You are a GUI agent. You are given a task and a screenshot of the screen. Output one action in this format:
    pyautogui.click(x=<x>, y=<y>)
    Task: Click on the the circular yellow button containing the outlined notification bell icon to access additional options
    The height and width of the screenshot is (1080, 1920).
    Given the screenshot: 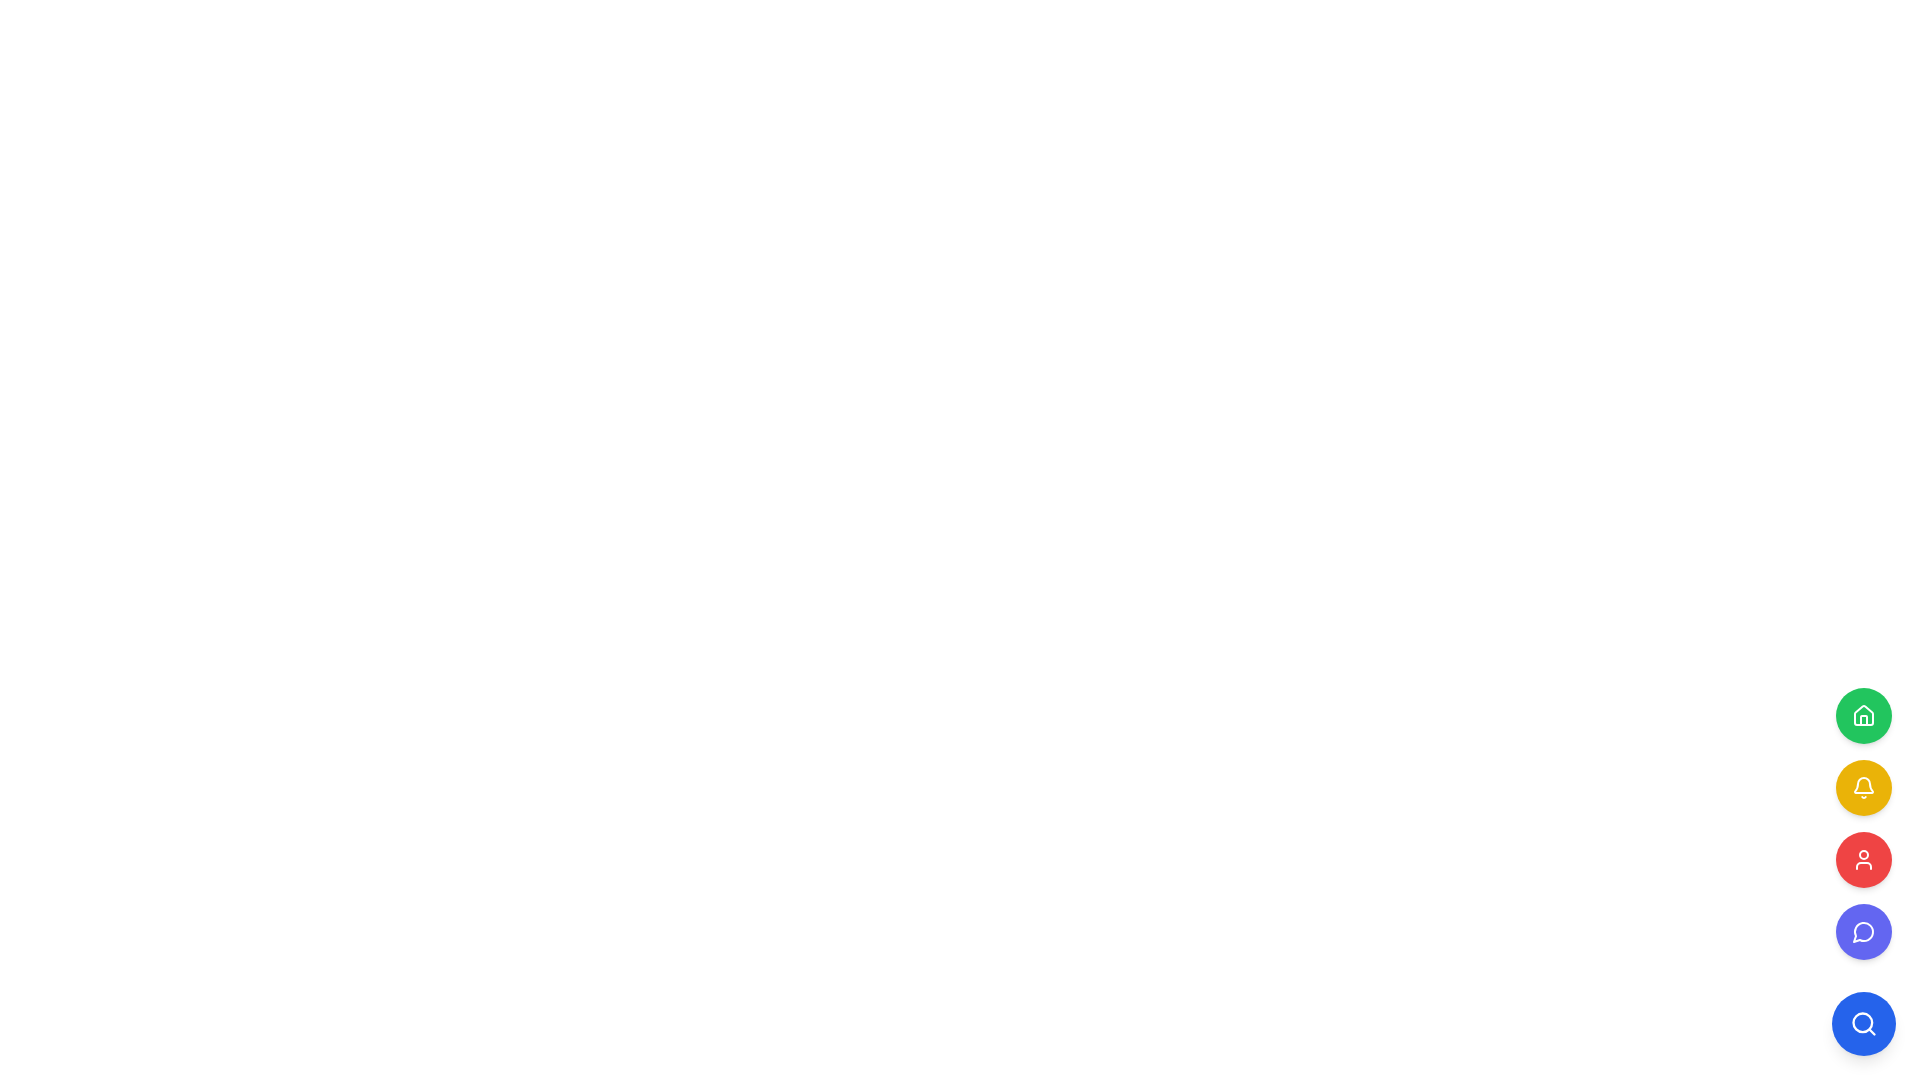 What is the action you would take?
    pyautogui.click(x=1862, y=786)
    